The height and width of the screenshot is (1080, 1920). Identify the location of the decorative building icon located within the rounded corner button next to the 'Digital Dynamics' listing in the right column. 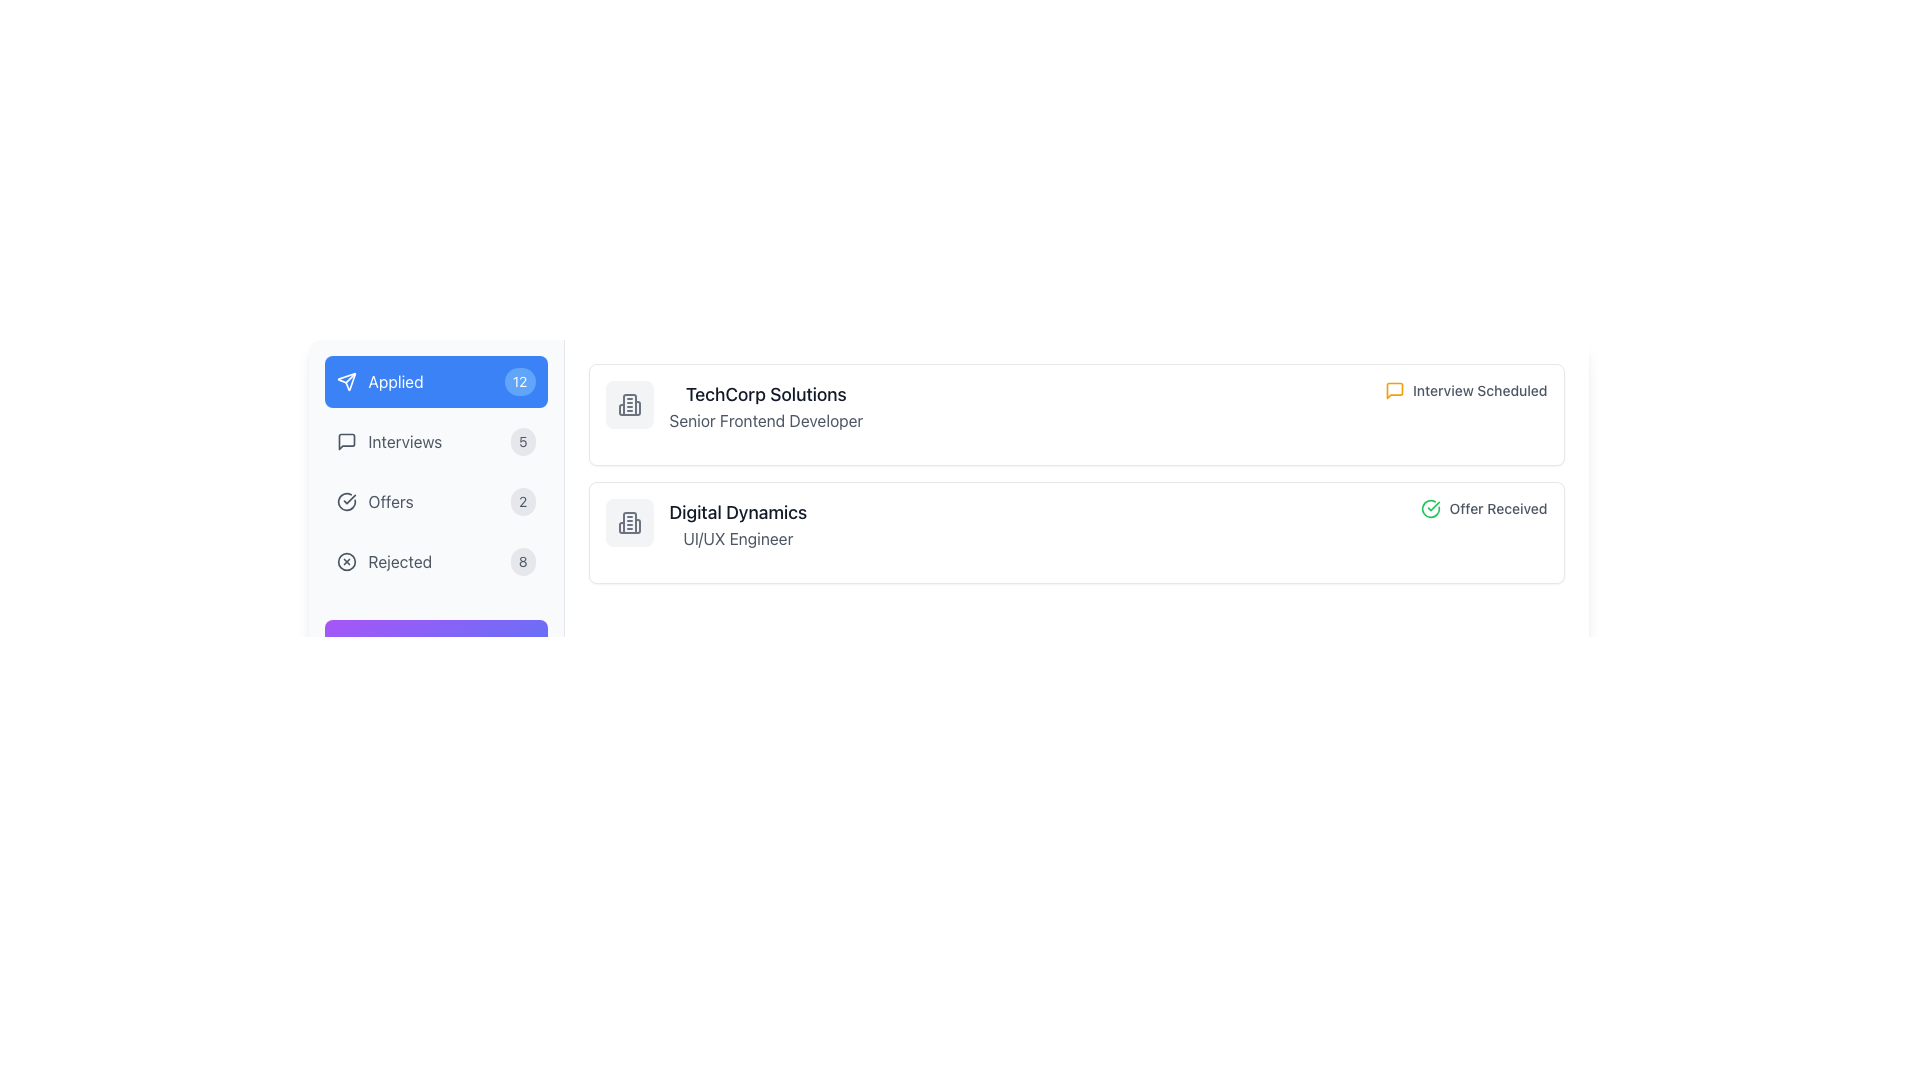
(628, 522).